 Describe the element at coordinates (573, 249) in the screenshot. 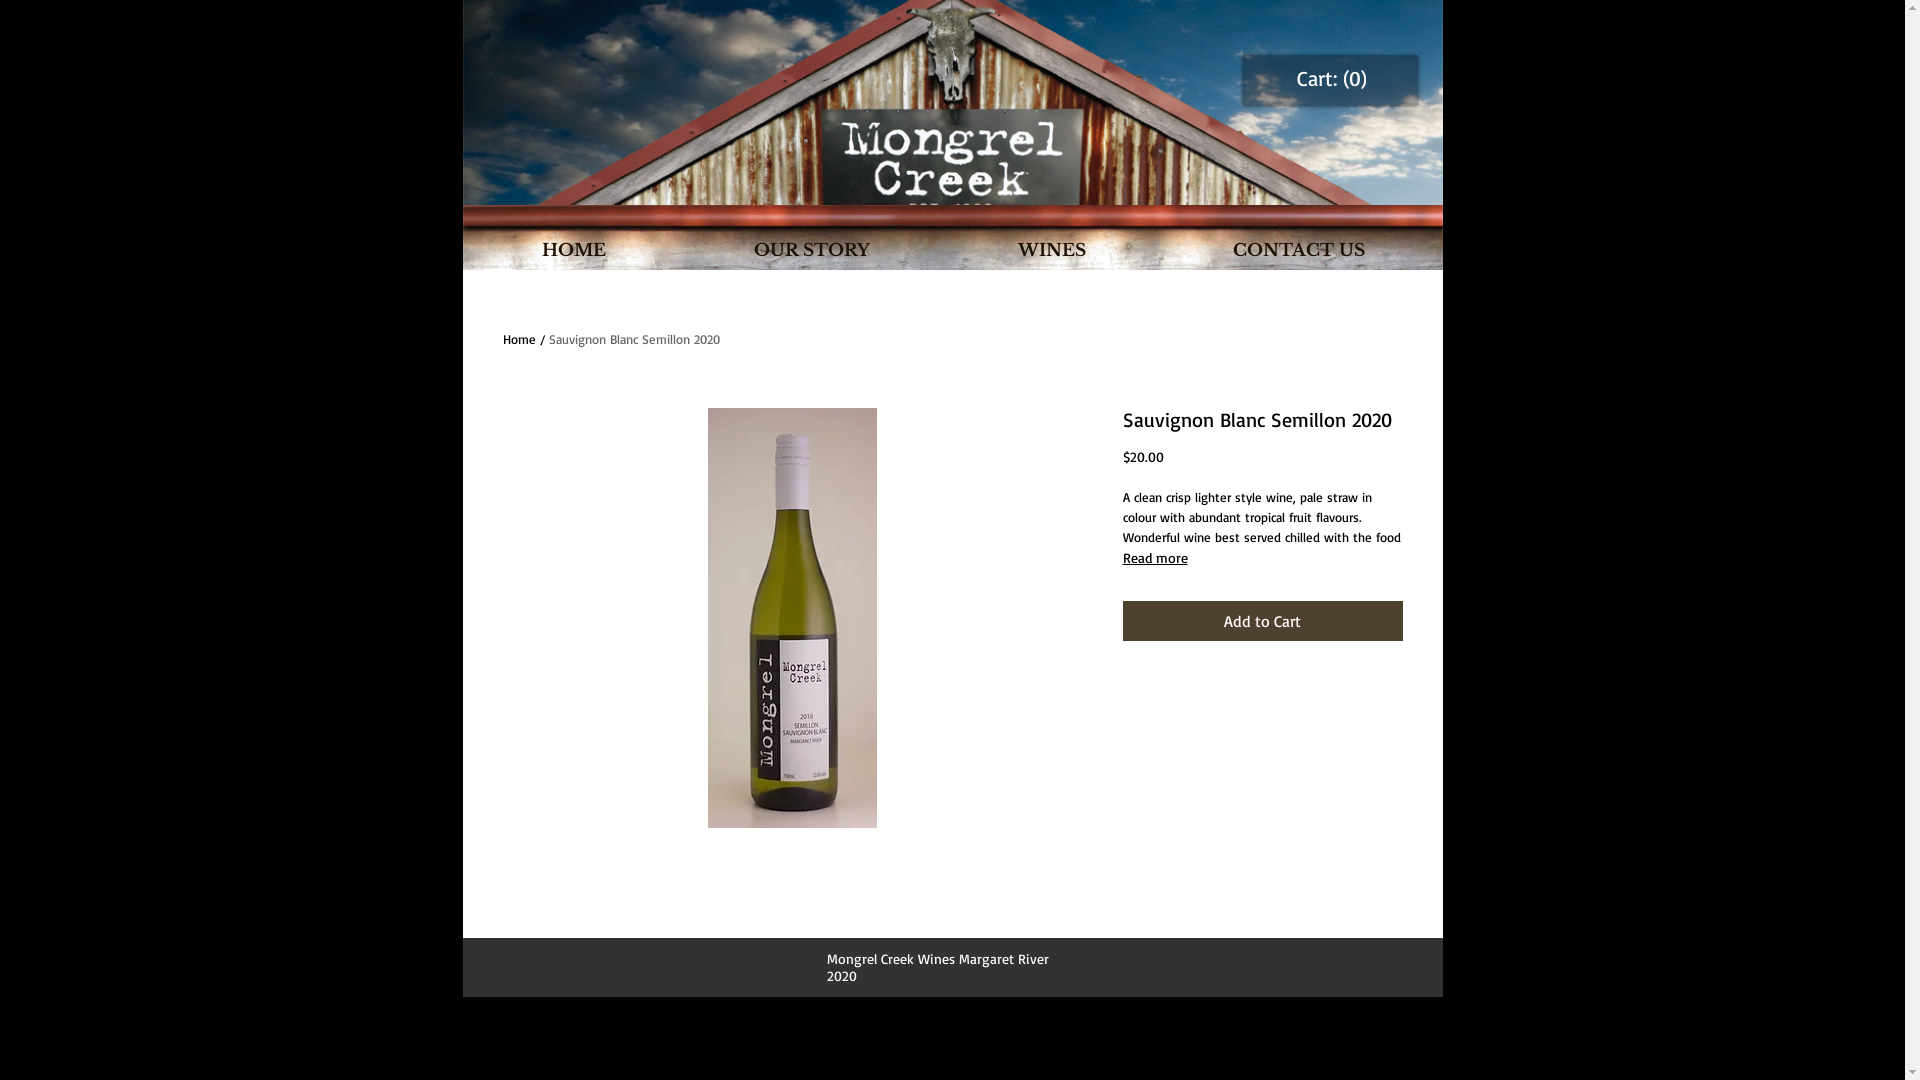

I see `'HOME'` at that location.